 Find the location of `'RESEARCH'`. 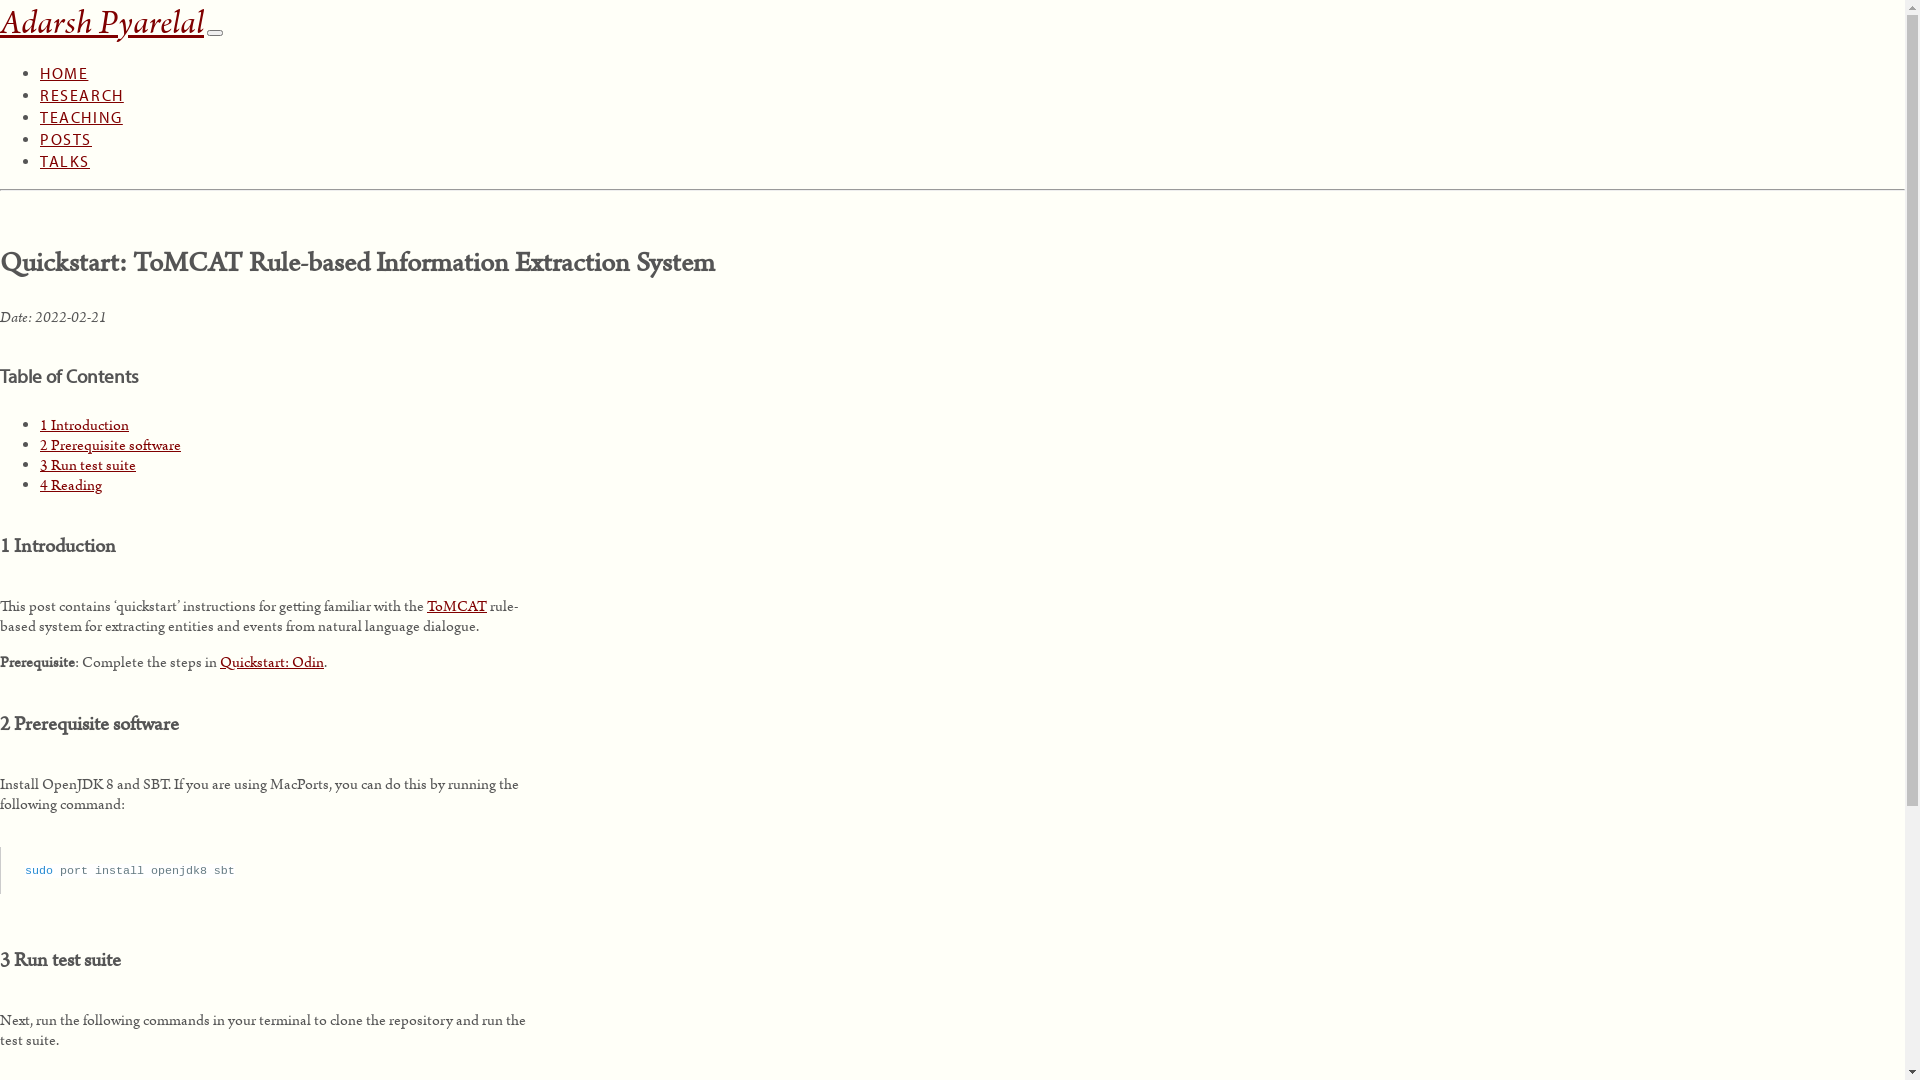

'RESEARCH' is located at coordinates (80, 76).